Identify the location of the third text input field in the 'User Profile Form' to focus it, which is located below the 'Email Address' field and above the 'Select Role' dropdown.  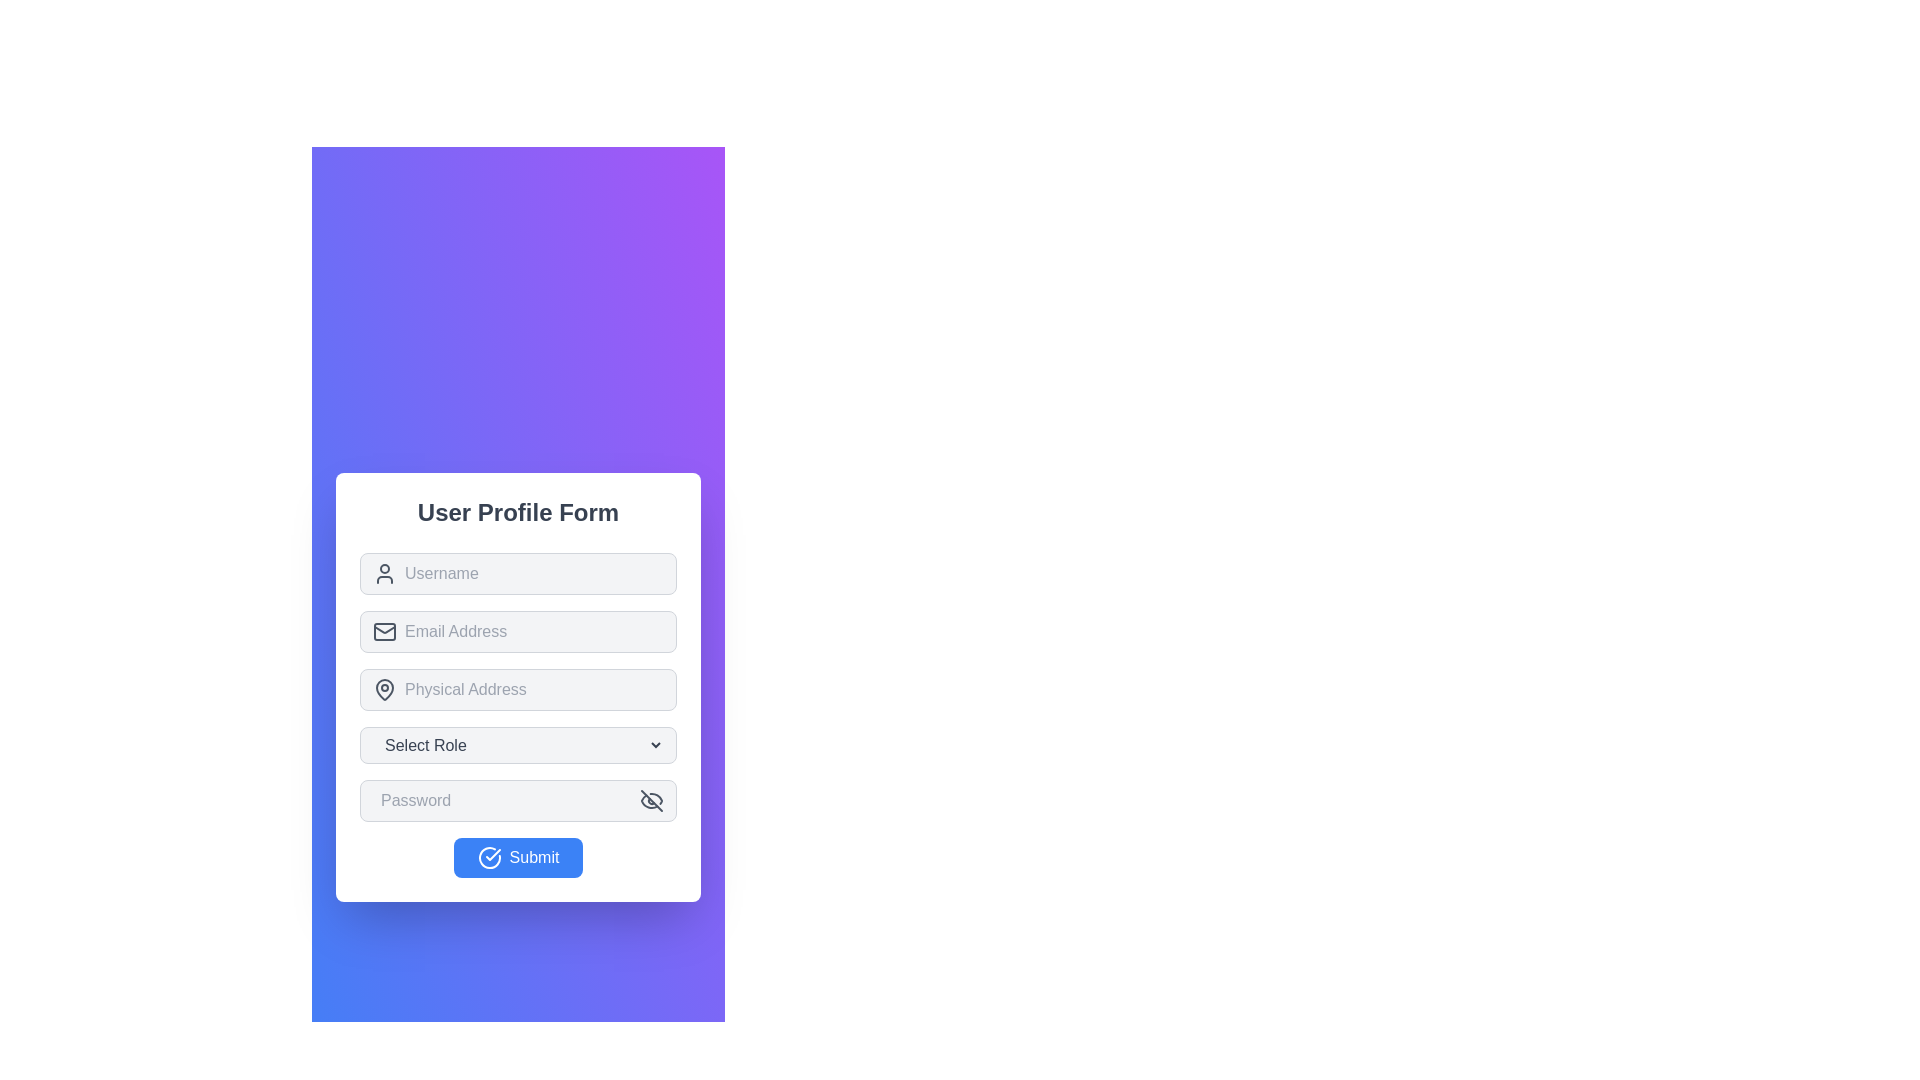
(518, 685).